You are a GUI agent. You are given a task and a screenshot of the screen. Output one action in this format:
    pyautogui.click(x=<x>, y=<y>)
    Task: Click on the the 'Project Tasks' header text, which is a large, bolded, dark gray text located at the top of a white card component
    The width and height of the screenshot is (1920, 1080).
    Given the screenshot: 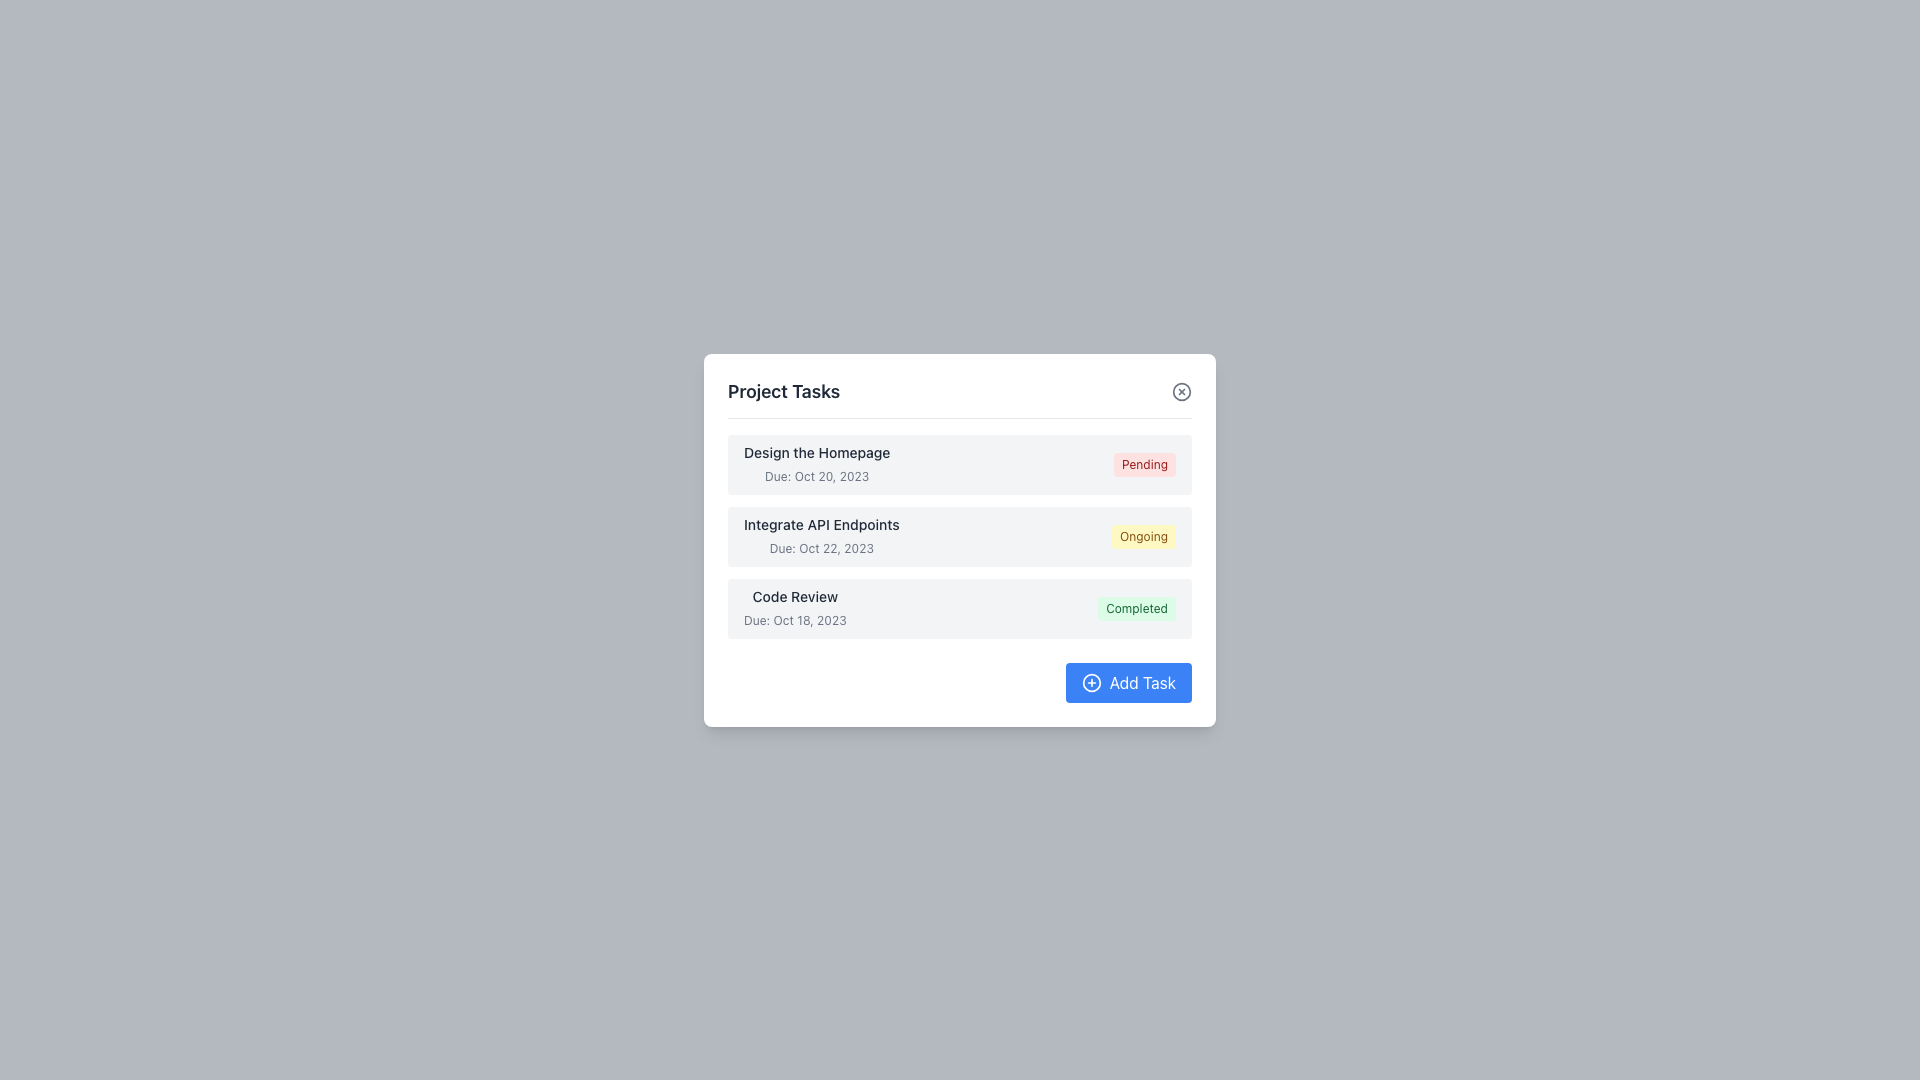 What is the action you would take?
    pyautogui.click(x=783, y=391)
    